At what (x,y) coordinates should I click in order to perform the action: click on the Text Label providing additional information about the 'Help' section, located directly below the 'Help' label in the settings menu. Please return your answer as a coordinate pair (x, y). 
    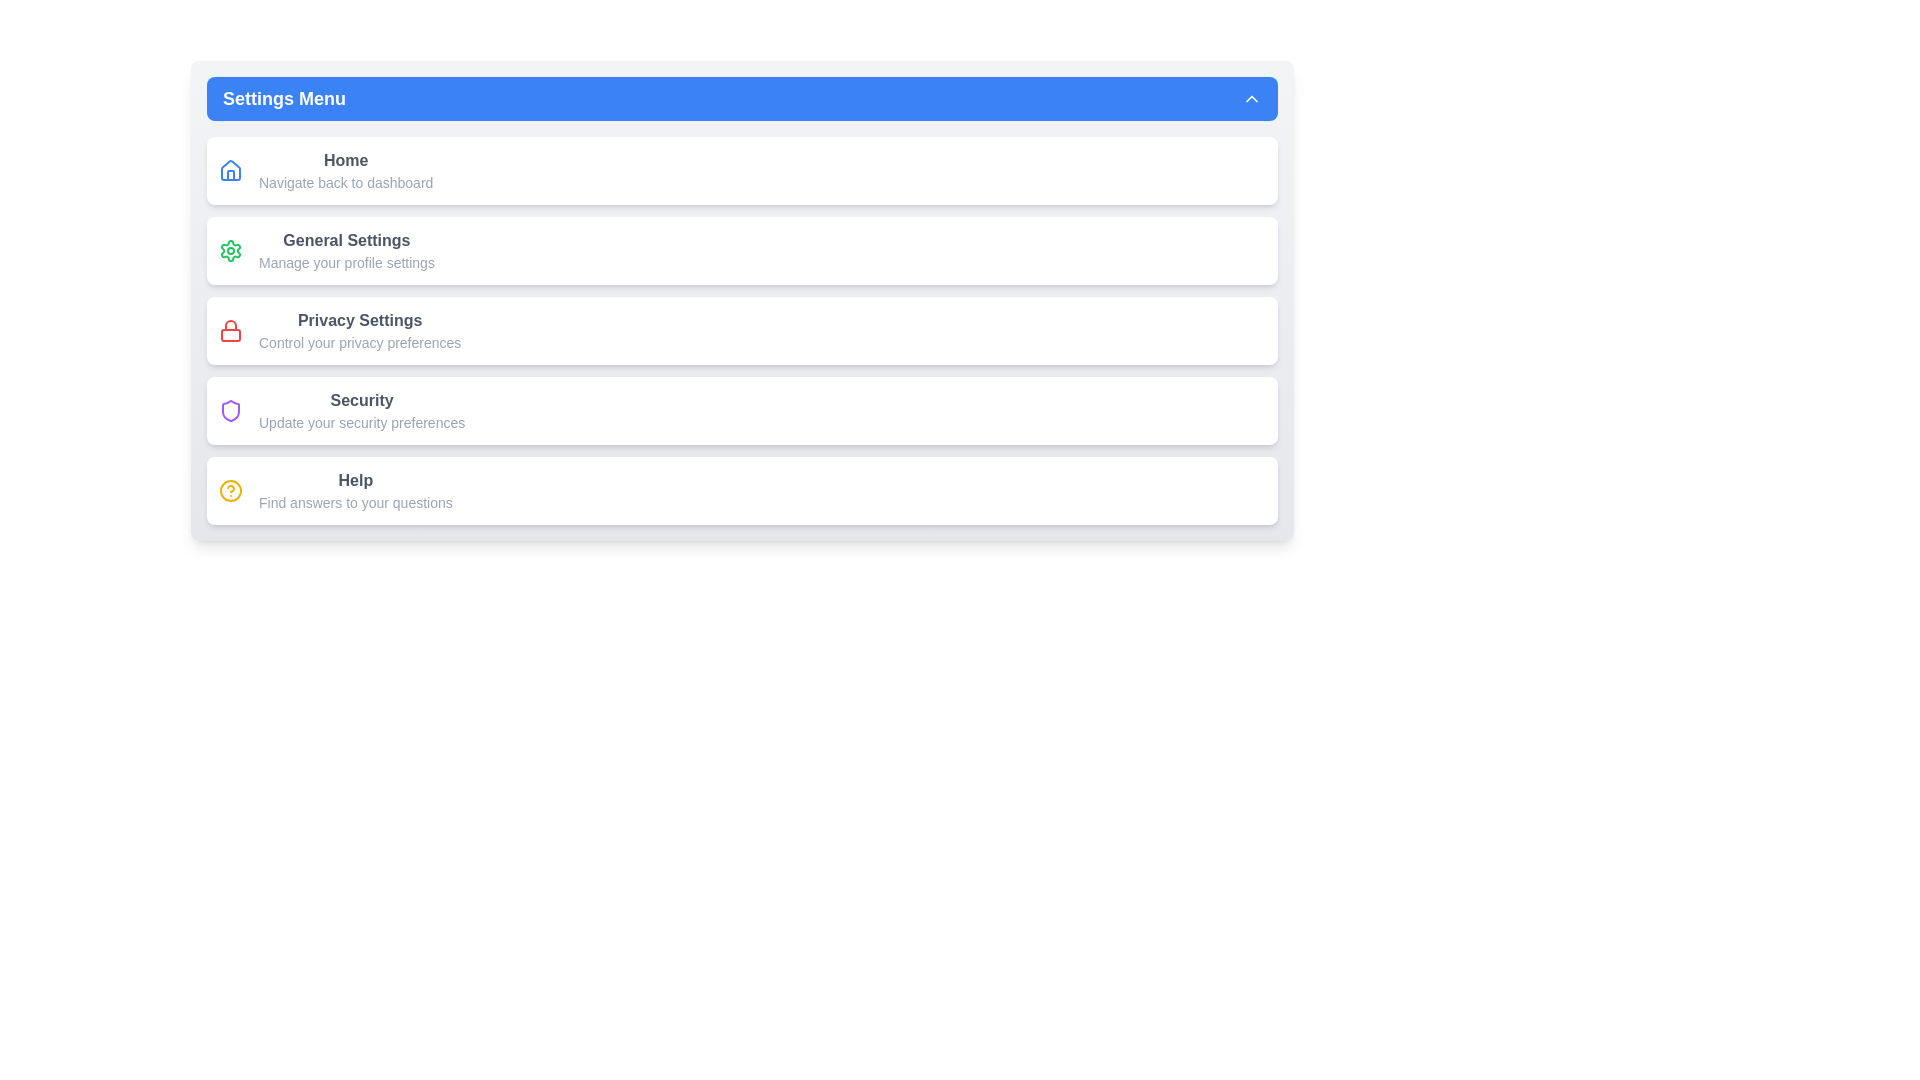
    Looking at the image, I should click on (355, 501).